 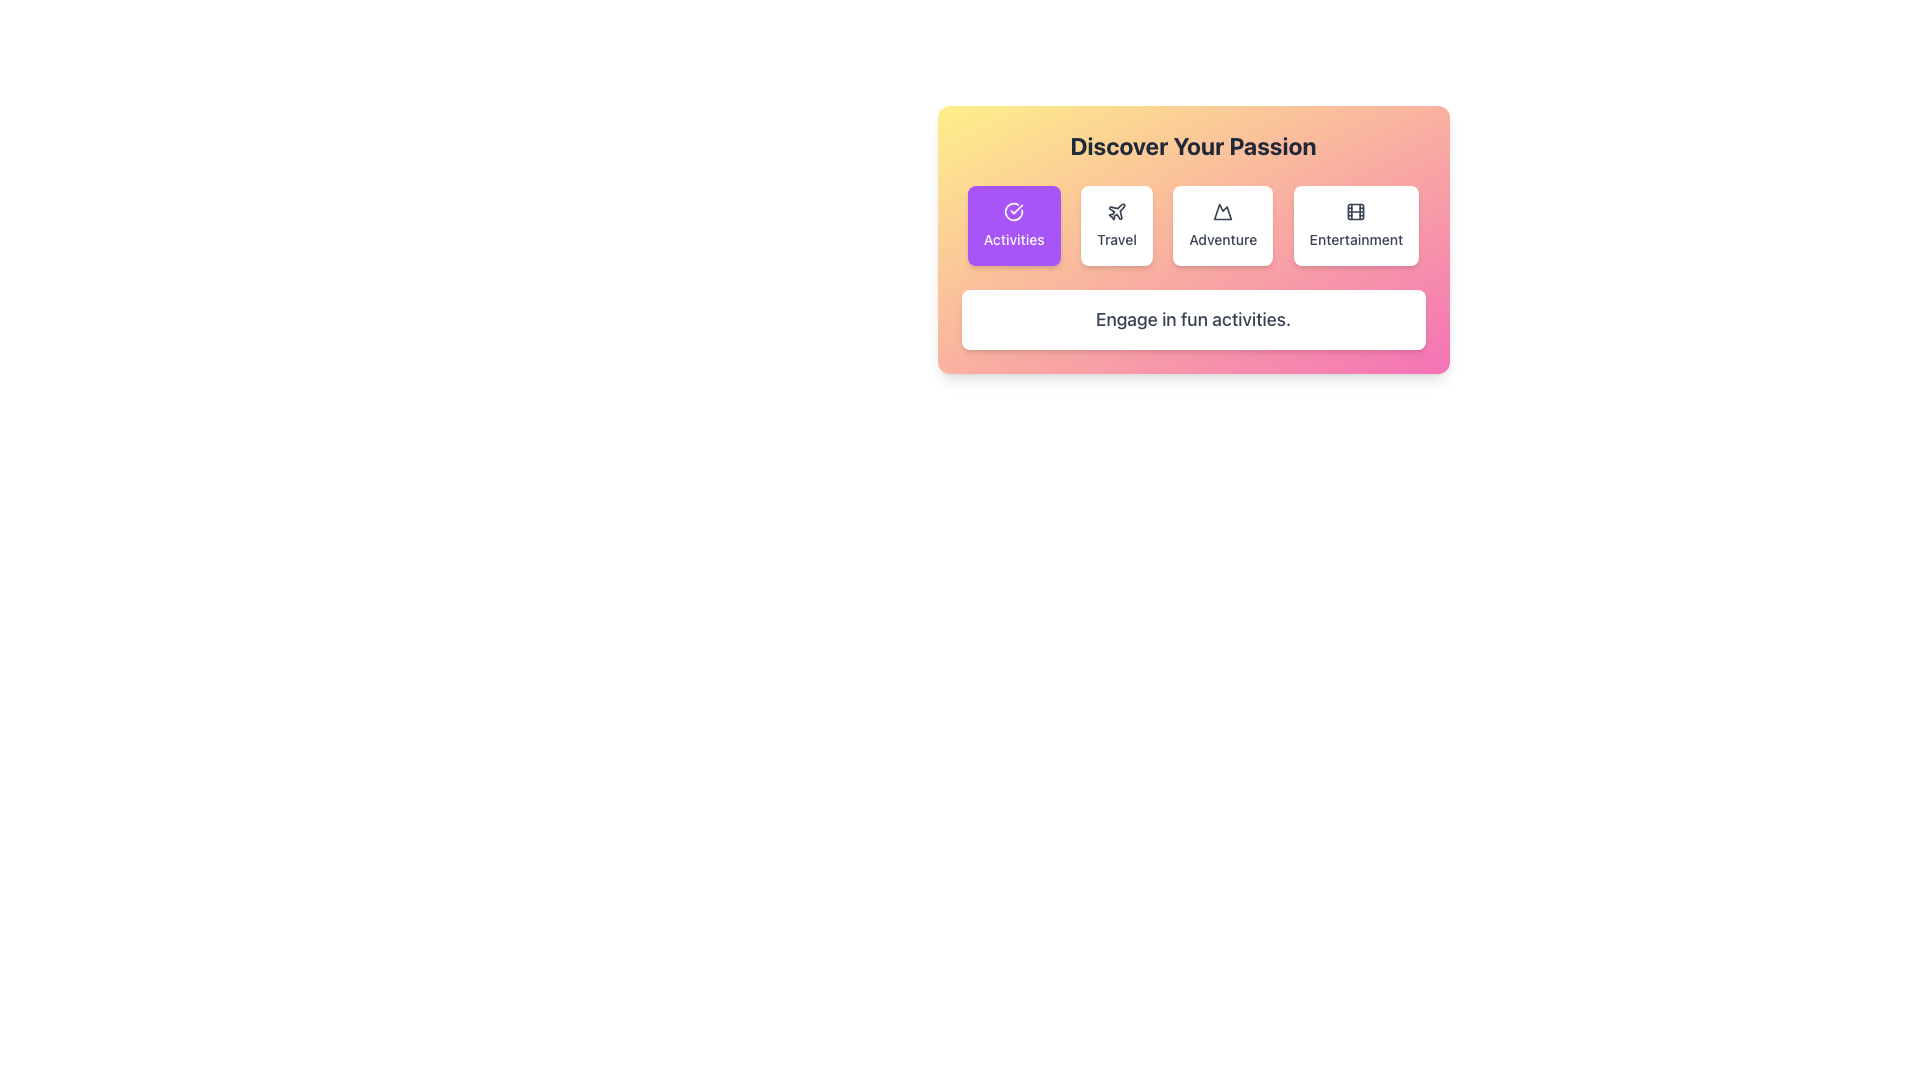 What do you see at coordinates (1014, 212) in the screenshot?
I see `the 'Activities' card by clicking on the icon that visually represents 'Activities', which is centered above the text label within the card` at bounding box center [1014, 212].